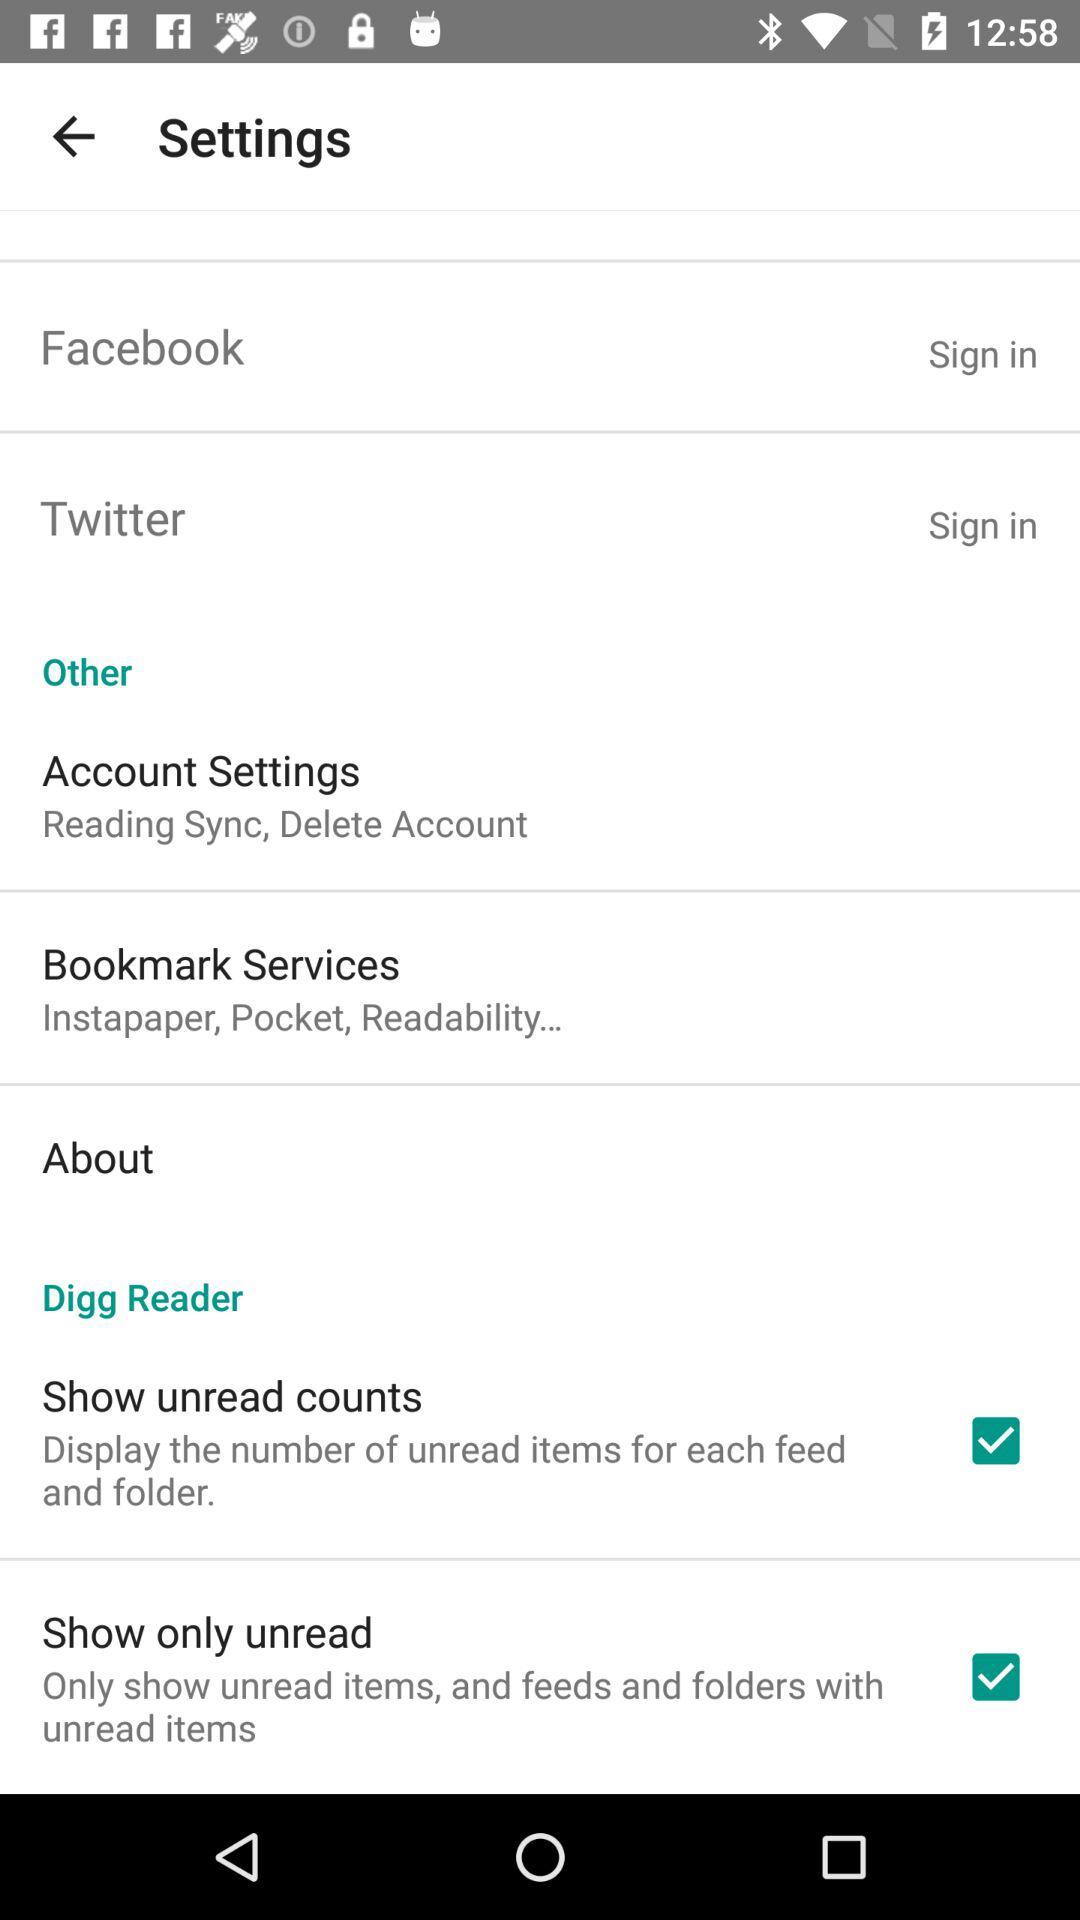  I want to click on account settings icon, so click(201, 768).